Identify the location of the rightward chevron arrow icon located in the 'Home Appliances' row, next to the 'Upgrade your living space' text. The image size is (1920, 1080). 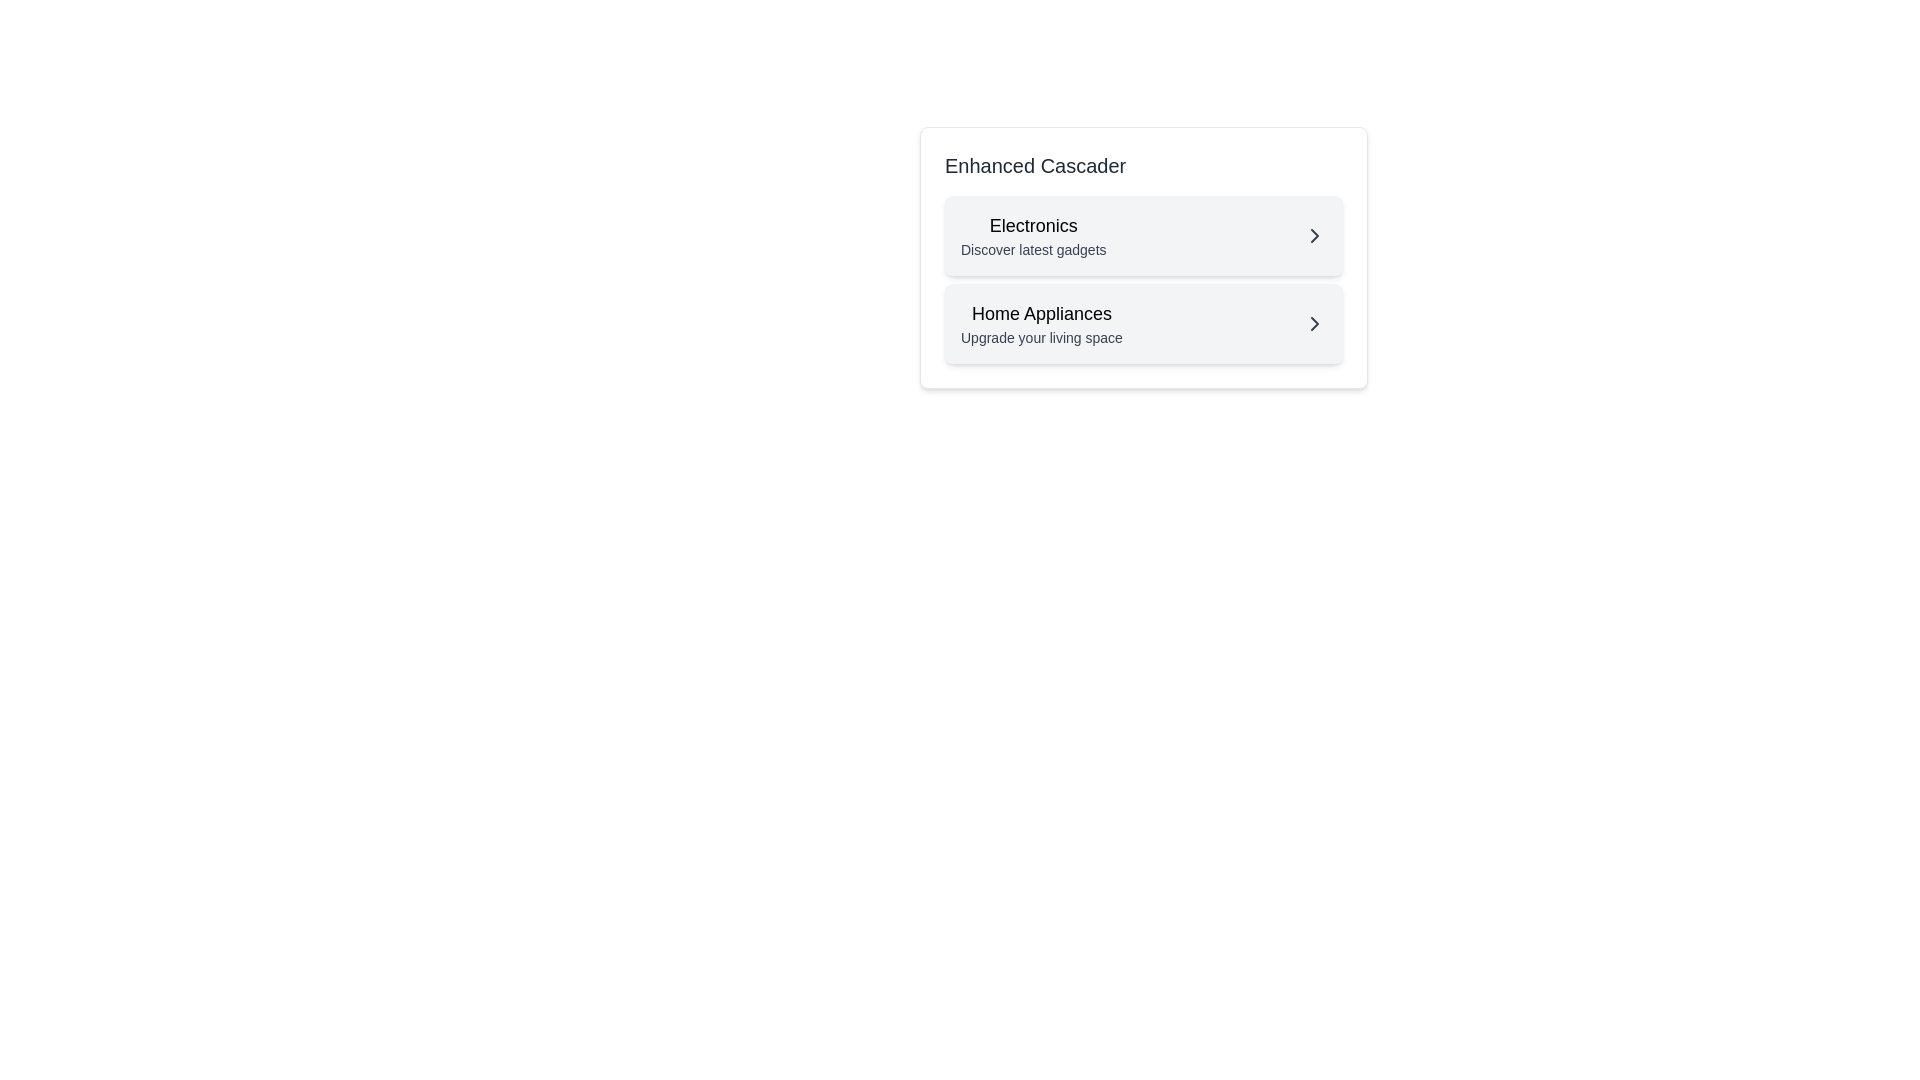
(1315, 323).